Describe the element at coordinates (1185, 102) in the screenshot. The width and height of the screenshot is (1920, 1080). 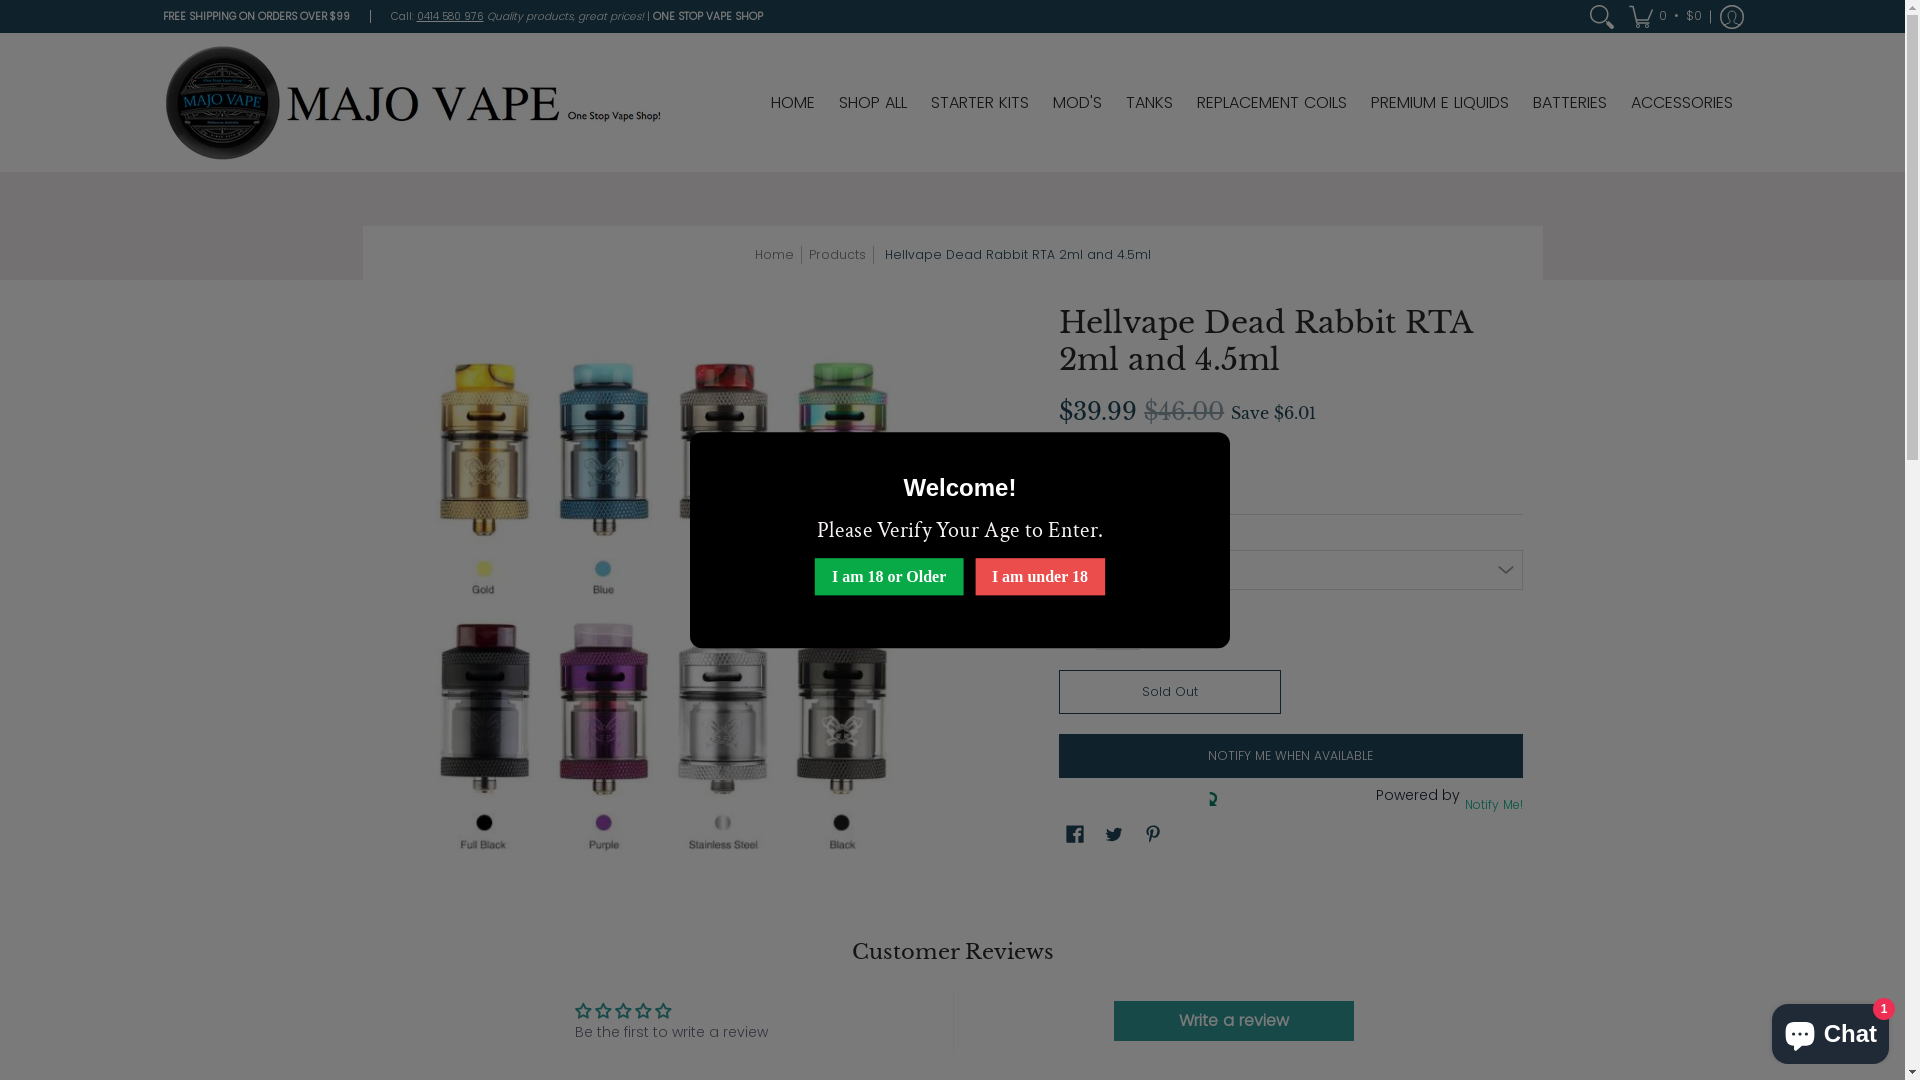
I see `'REPLACEMENT COILS'` at that location.